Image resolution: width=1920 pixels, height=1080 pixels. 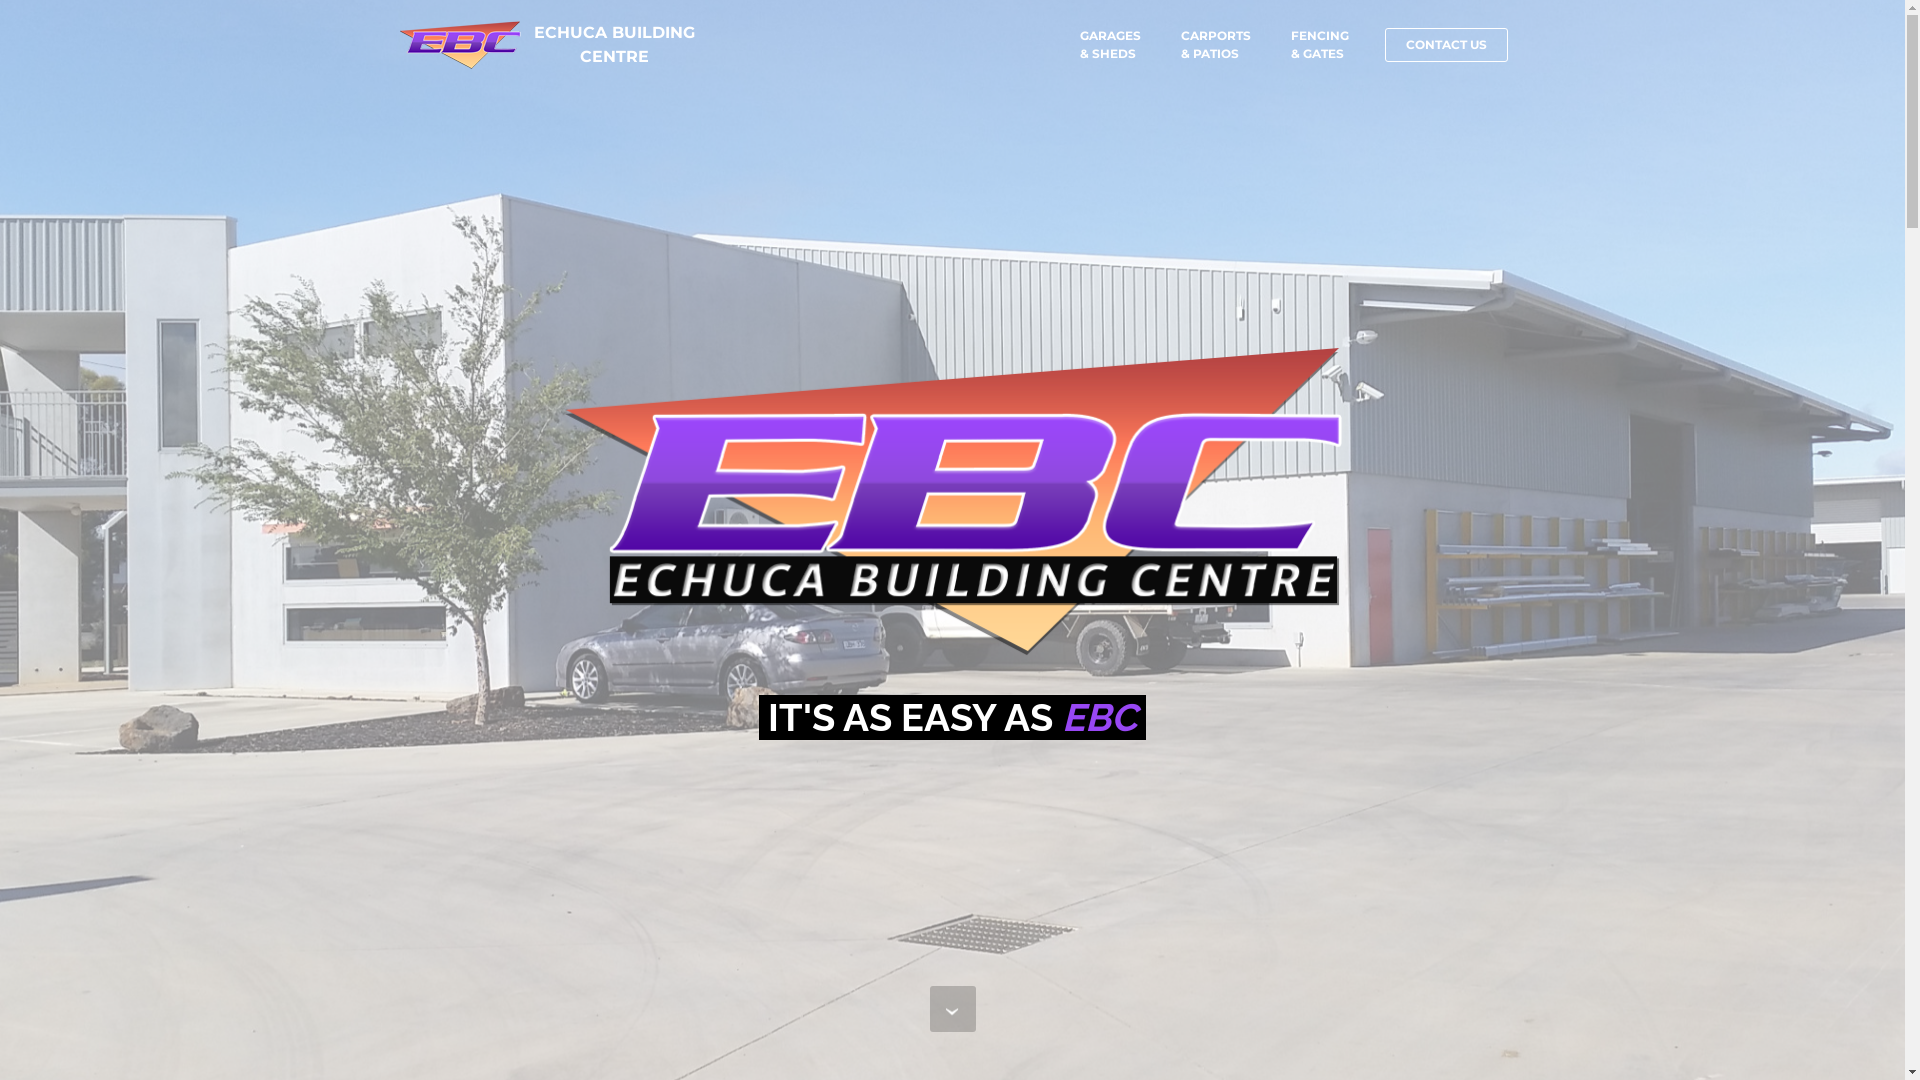 What do you see at coordinates (1109, 45) in the screenshot?
I see `'GARAGES` at bounding box center [1109, 45].